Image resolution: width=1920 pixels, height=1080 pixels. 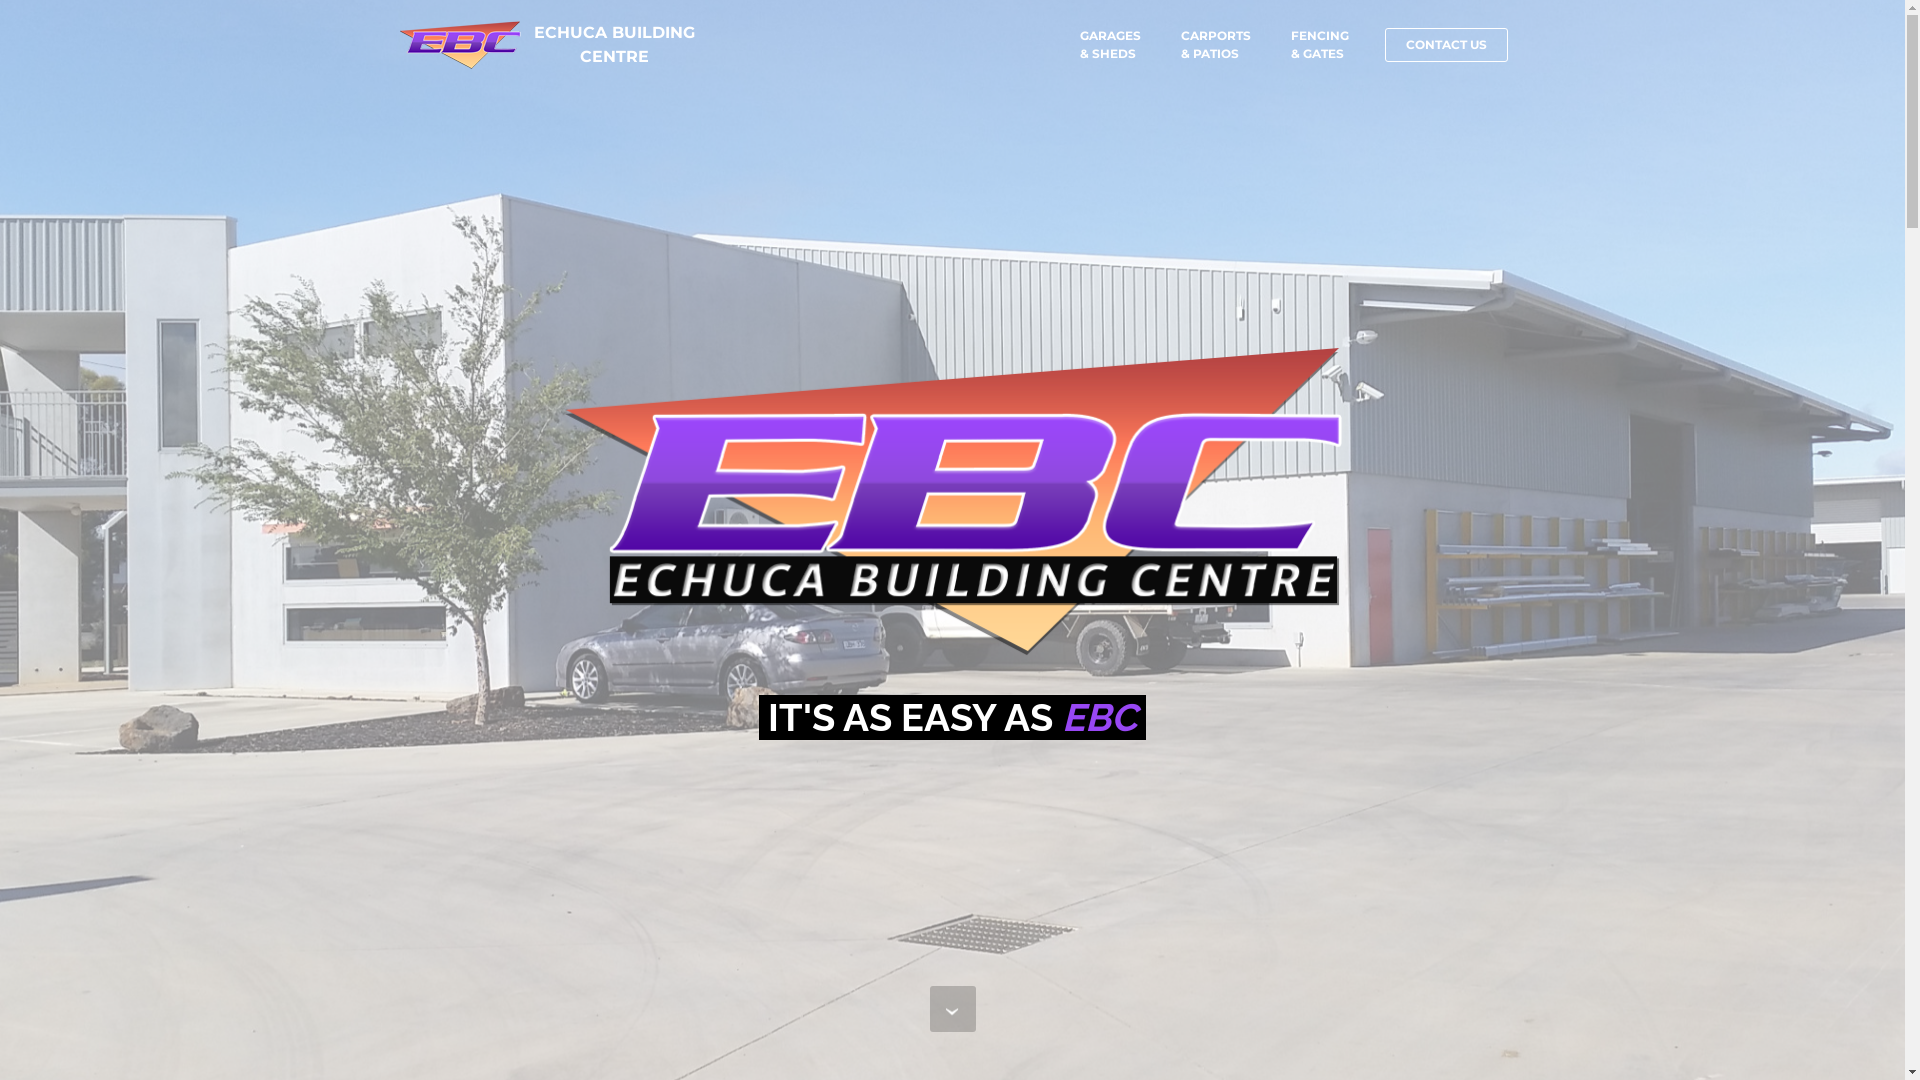 What do you see at coordinates (1109, 45) in the screenshot?
I see `'GARAGES` at bounding box center [1109, 45].